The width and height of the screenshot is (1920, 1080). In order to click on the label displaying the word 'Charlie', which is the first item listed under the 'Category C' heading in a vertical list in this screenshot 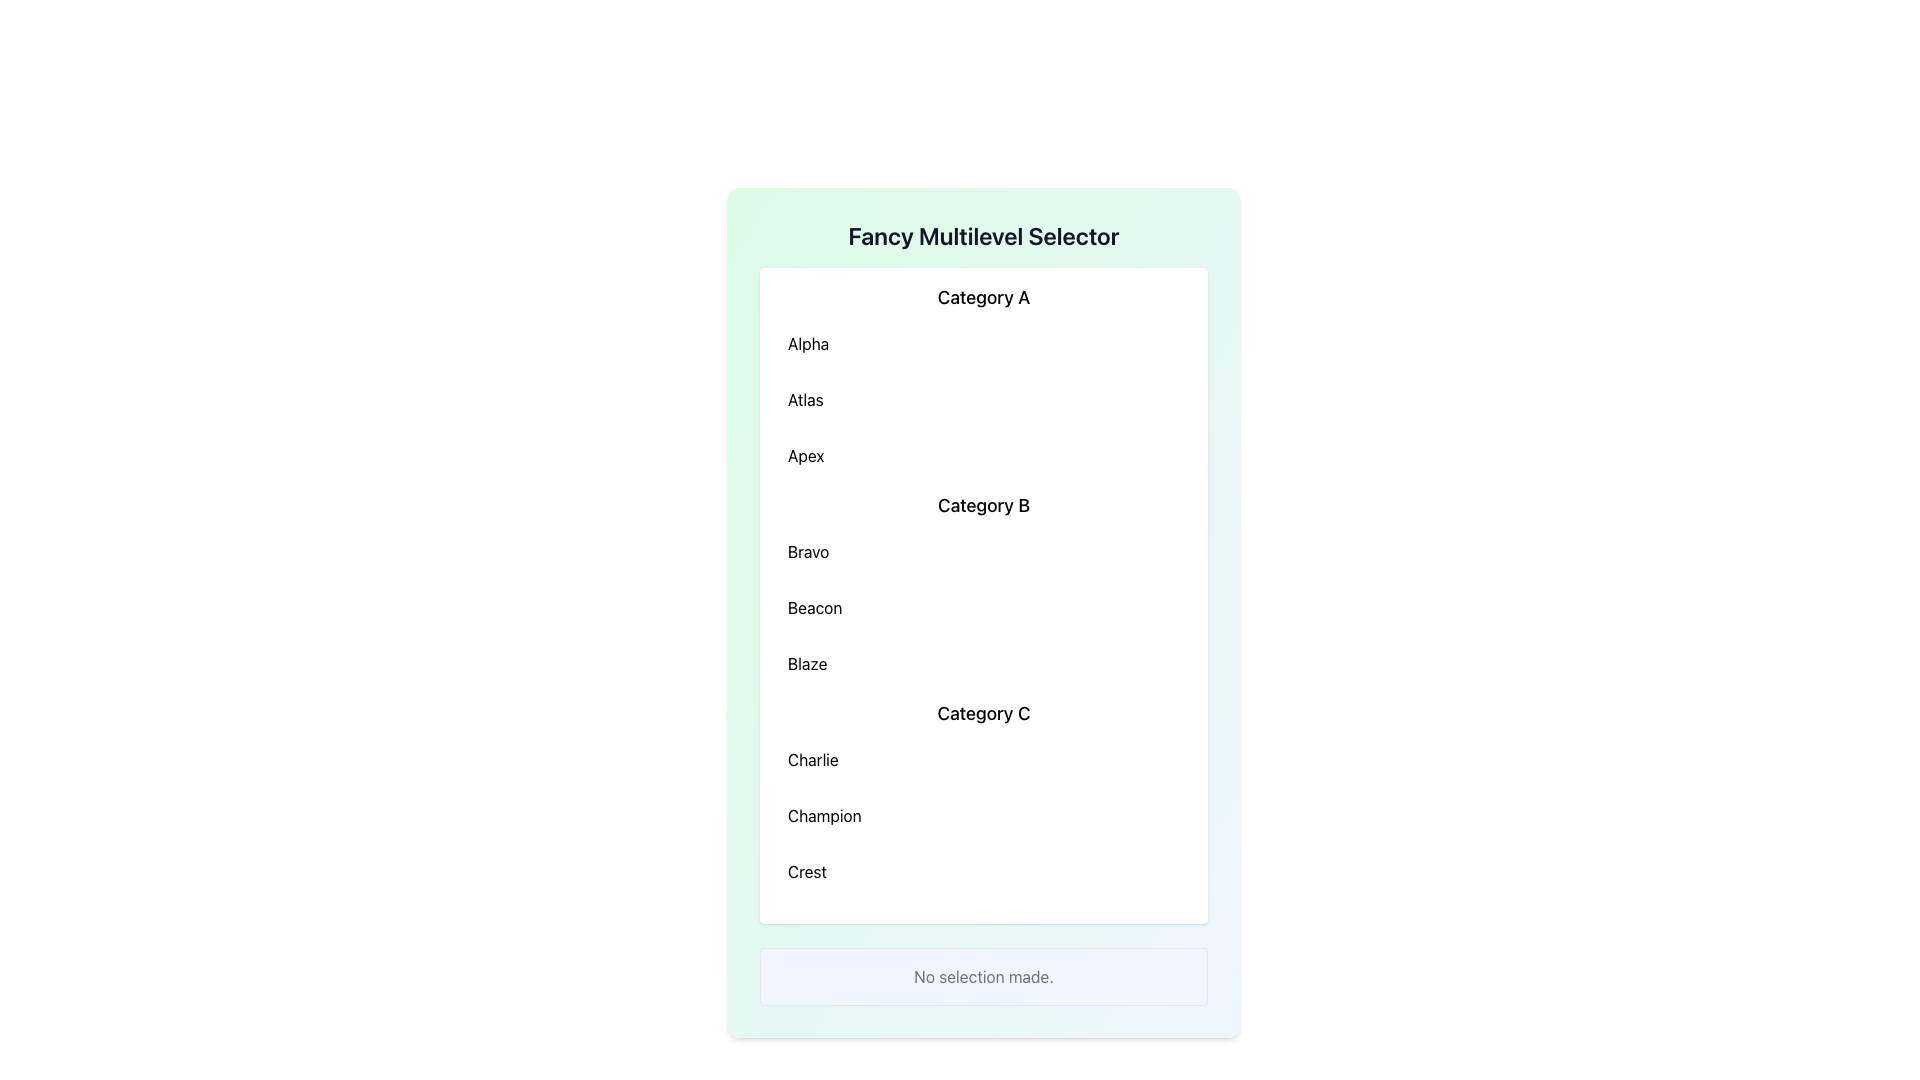, I will do `click(813, 759)`.